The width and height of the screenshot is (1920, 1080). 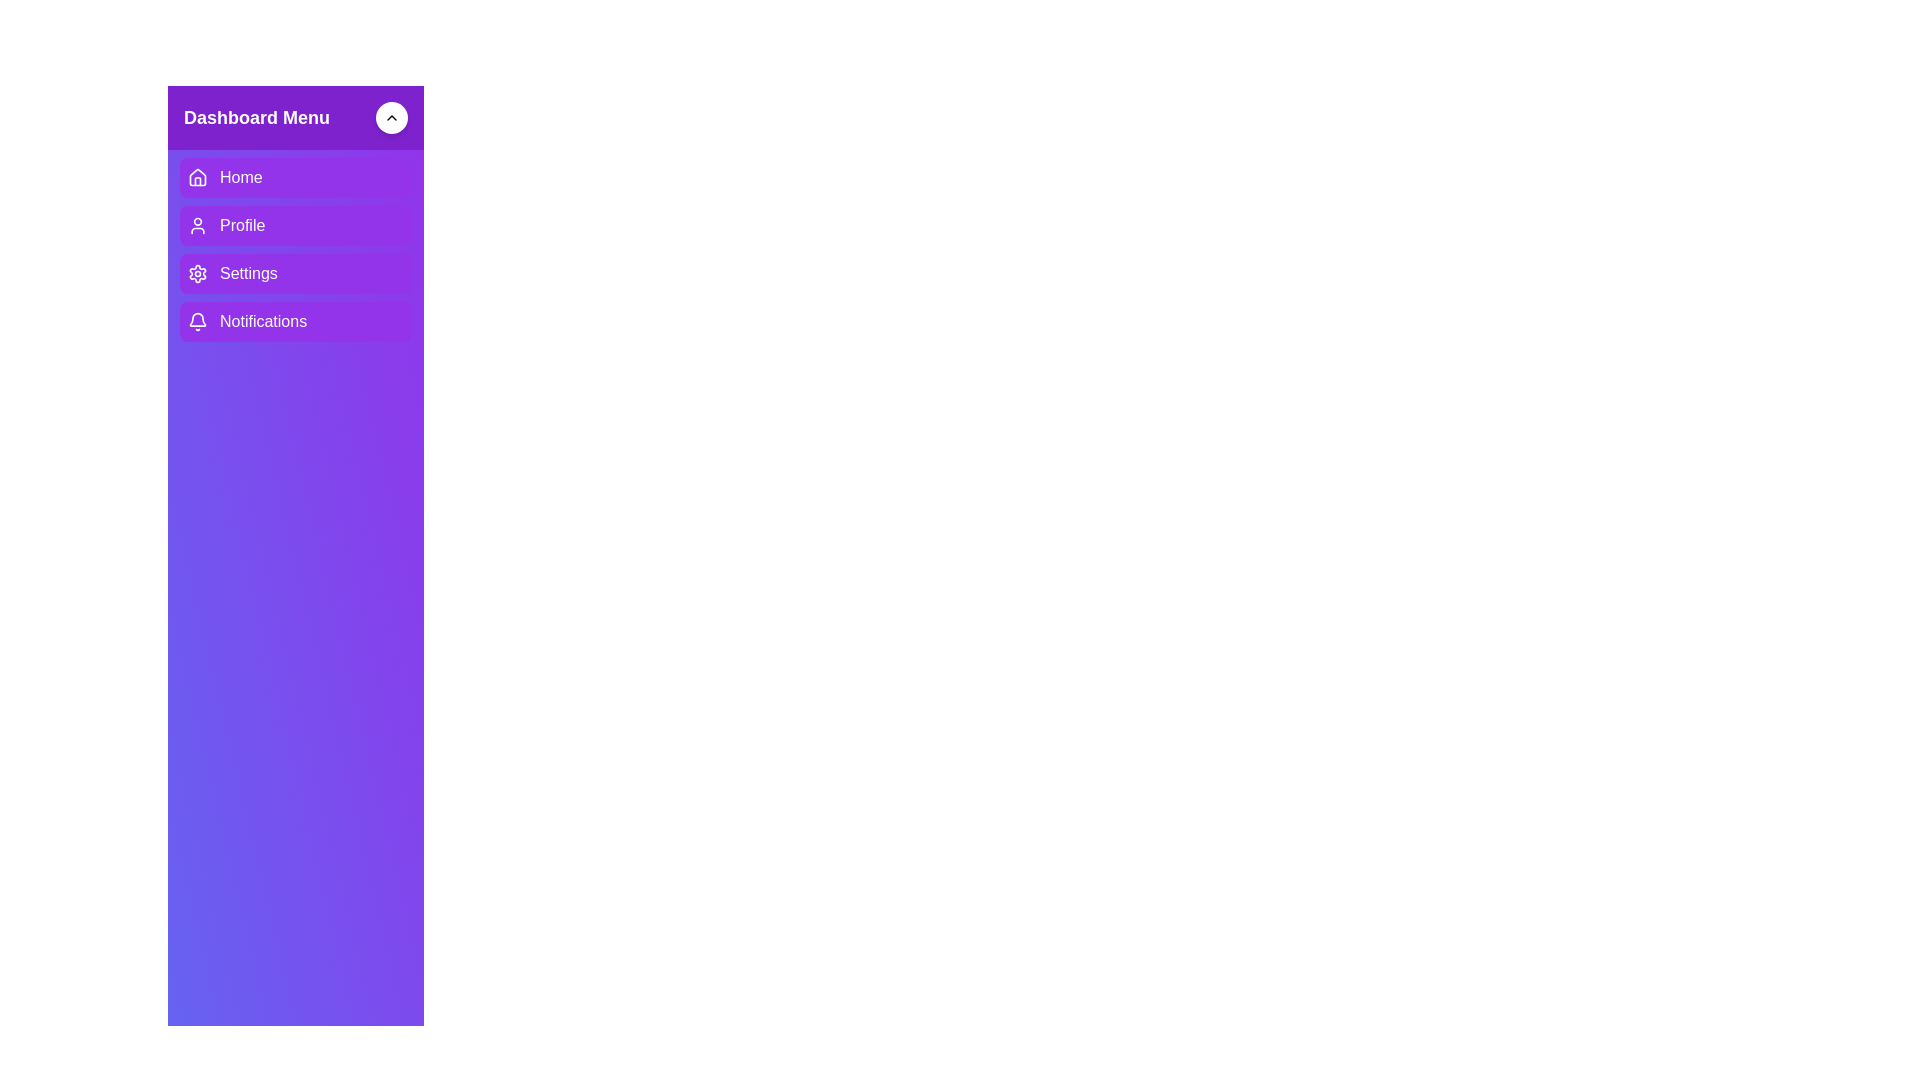 What do you see at coordinates (295, 320) in the screenshot?
I see `the navigation button located in the sidebar menu, which is the fourth item below 'Home', 'Profile', and 'Settings'` at bounding box center [295, 320].